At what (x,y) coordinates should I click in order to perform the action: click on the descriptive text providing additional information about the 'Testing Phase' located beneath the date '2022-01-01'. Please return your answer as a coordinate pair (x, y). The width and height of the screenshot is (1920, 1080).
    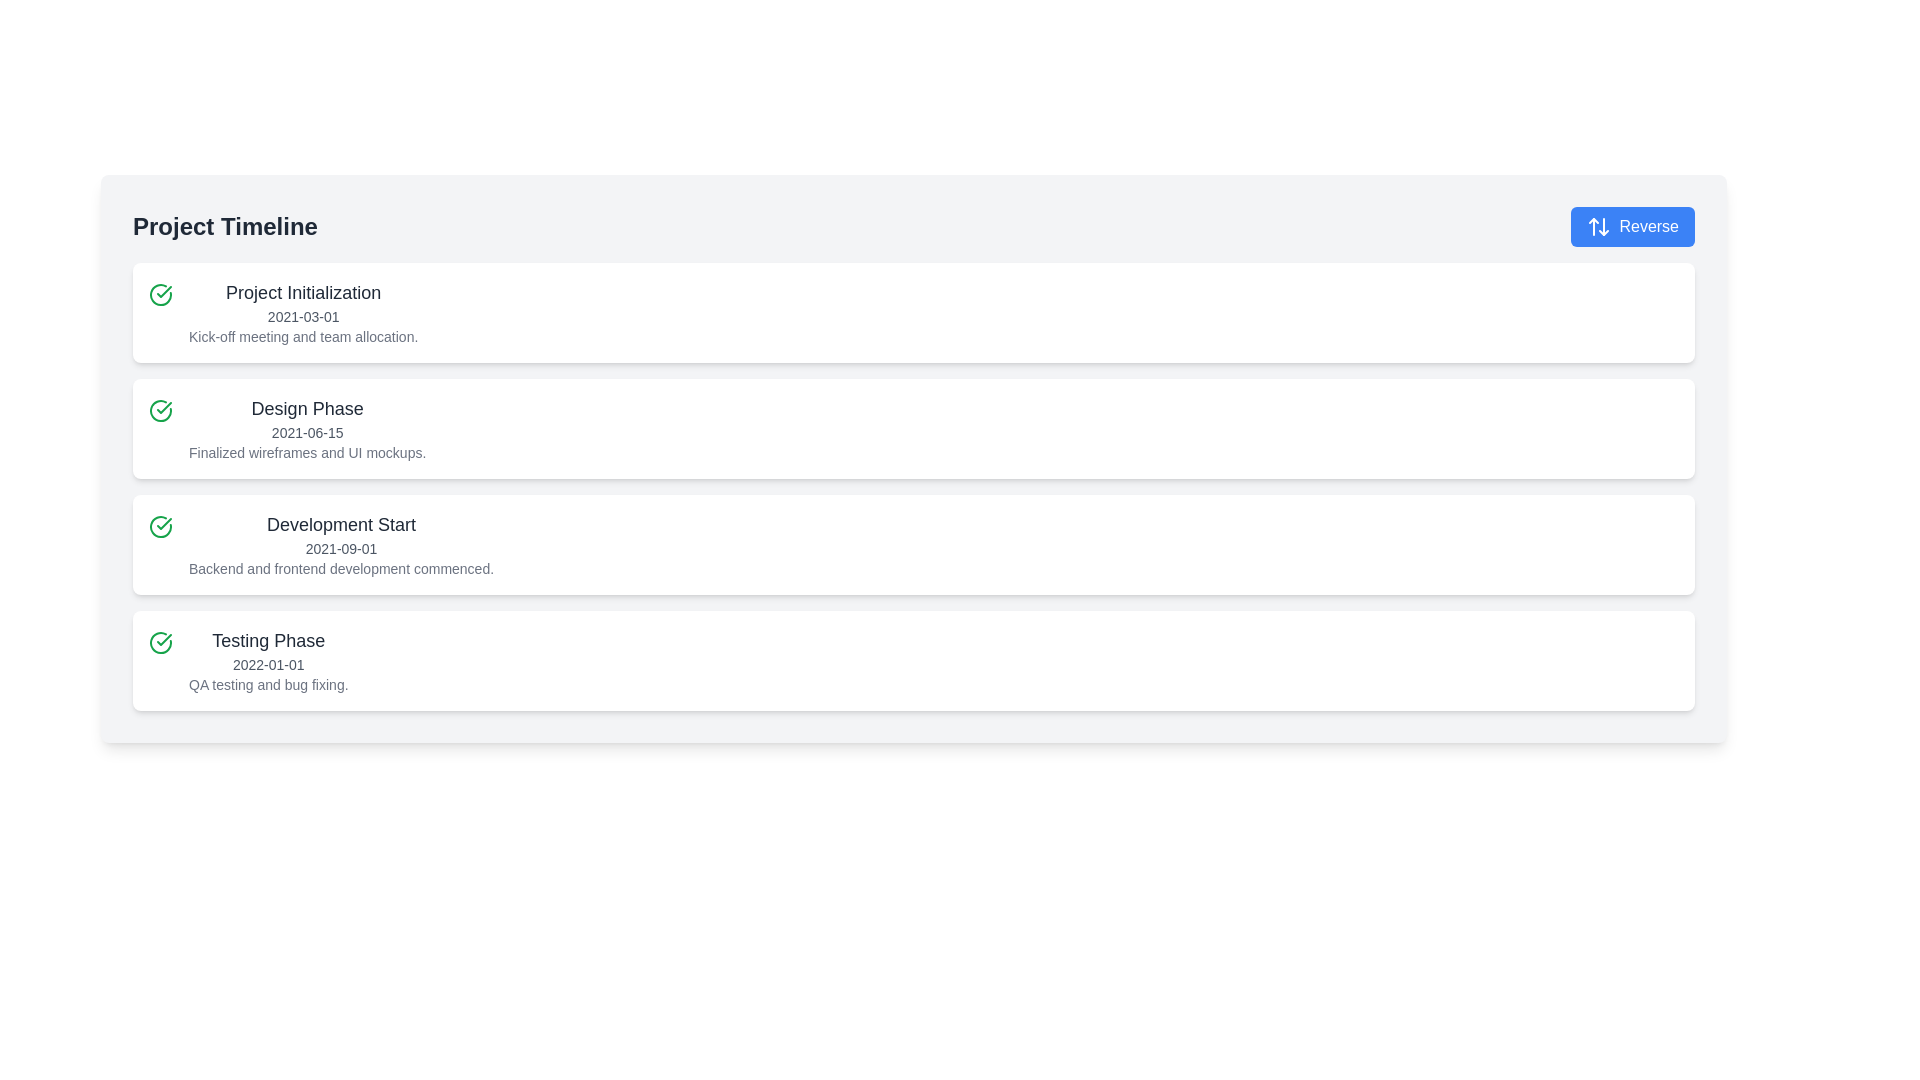
    Looking at the image, I should click on (267, 684).